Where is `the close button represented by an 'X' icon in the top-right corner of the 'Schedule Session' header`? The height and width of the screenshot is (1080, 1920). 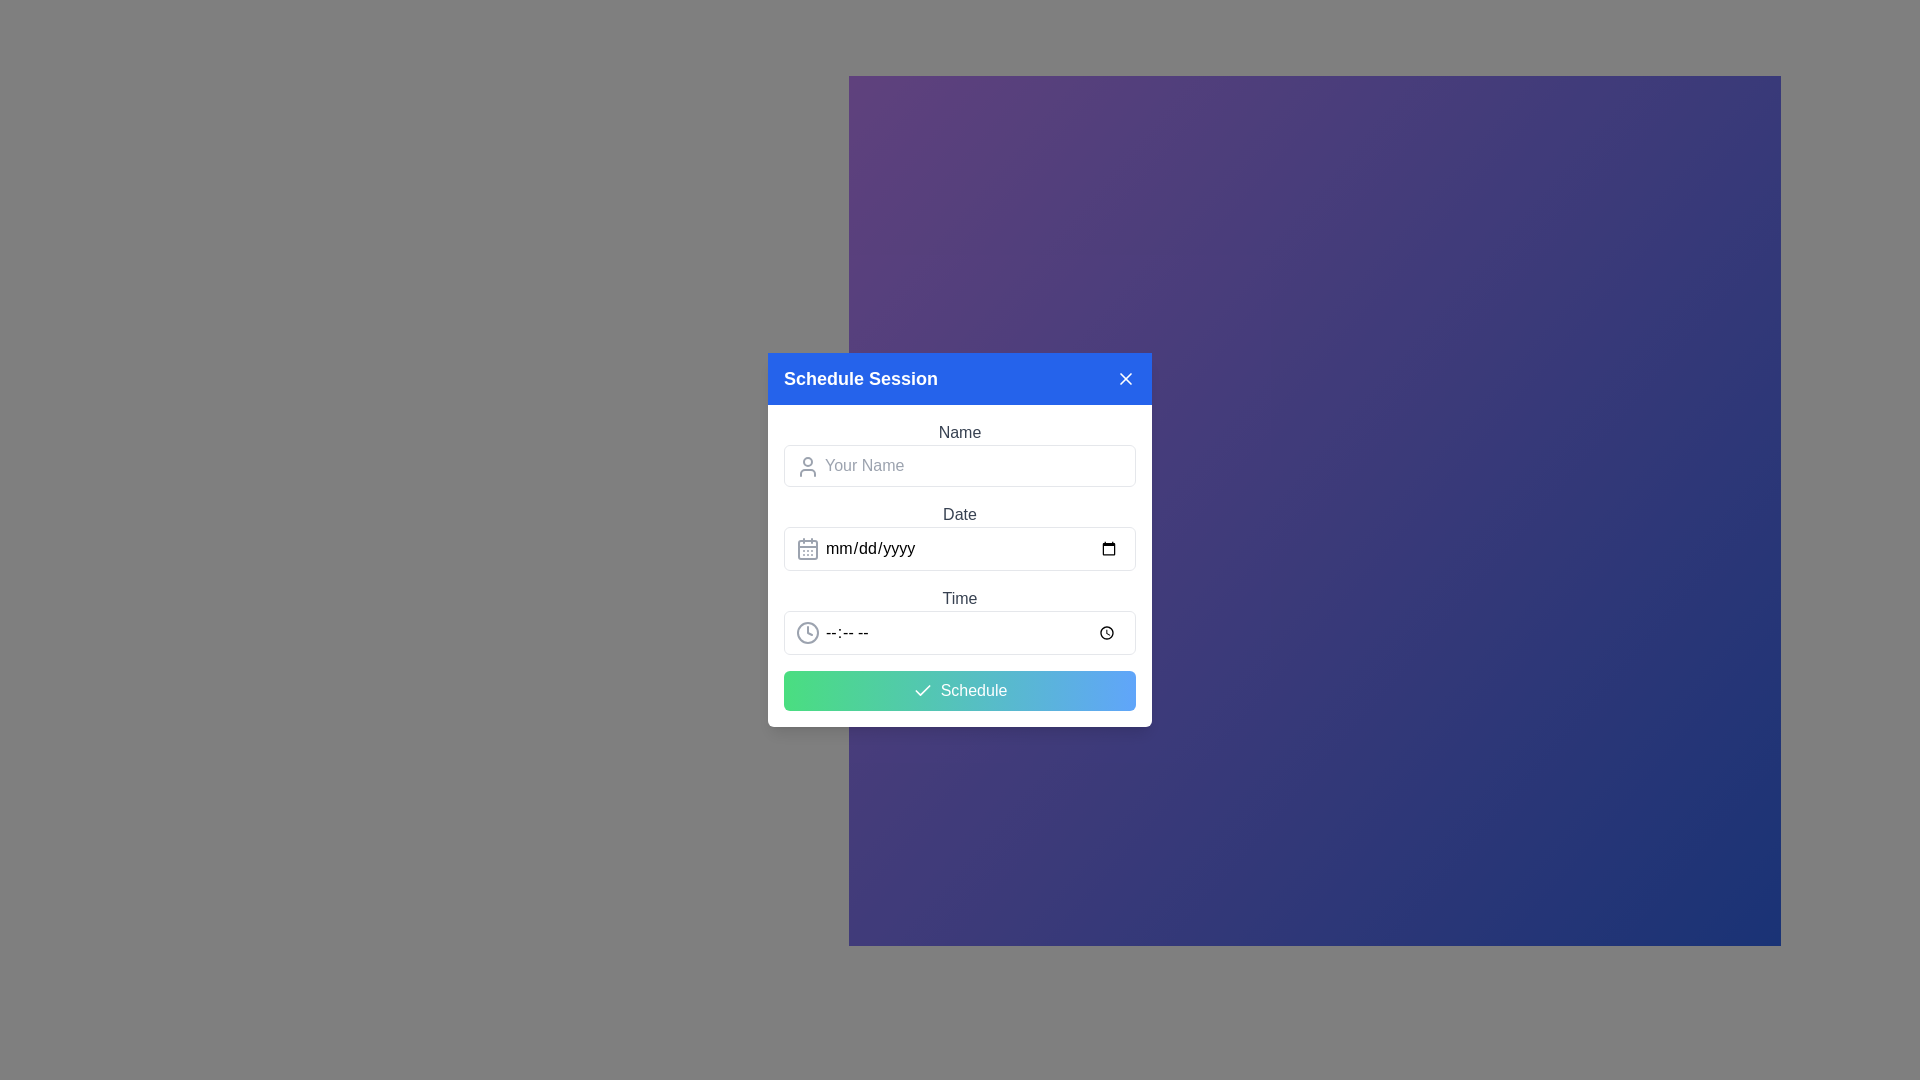 the close button represented by an 'X' icon in the top-right corner of the 'Schedule Session' header is located at coordinates (1126, 378).